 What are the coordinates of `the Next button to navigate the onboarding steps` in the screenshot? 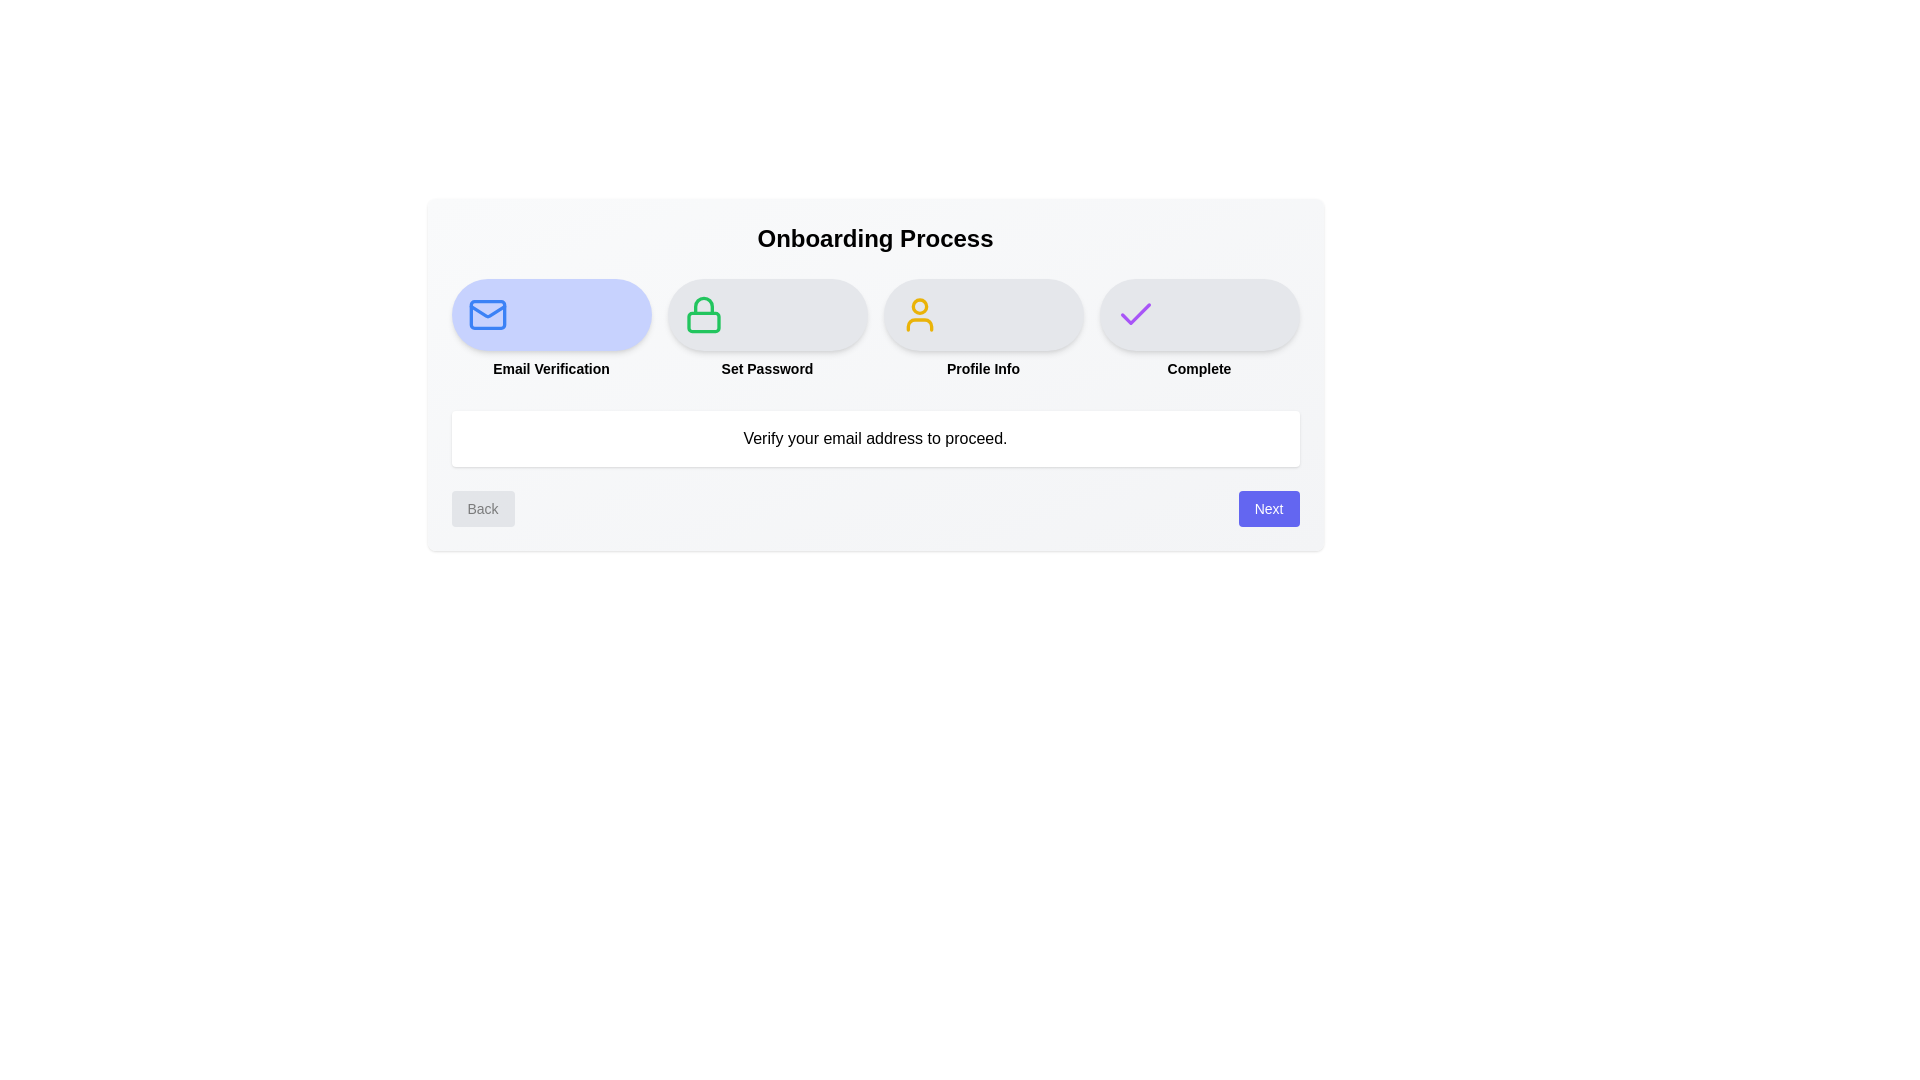 It's located at (1268, 508).